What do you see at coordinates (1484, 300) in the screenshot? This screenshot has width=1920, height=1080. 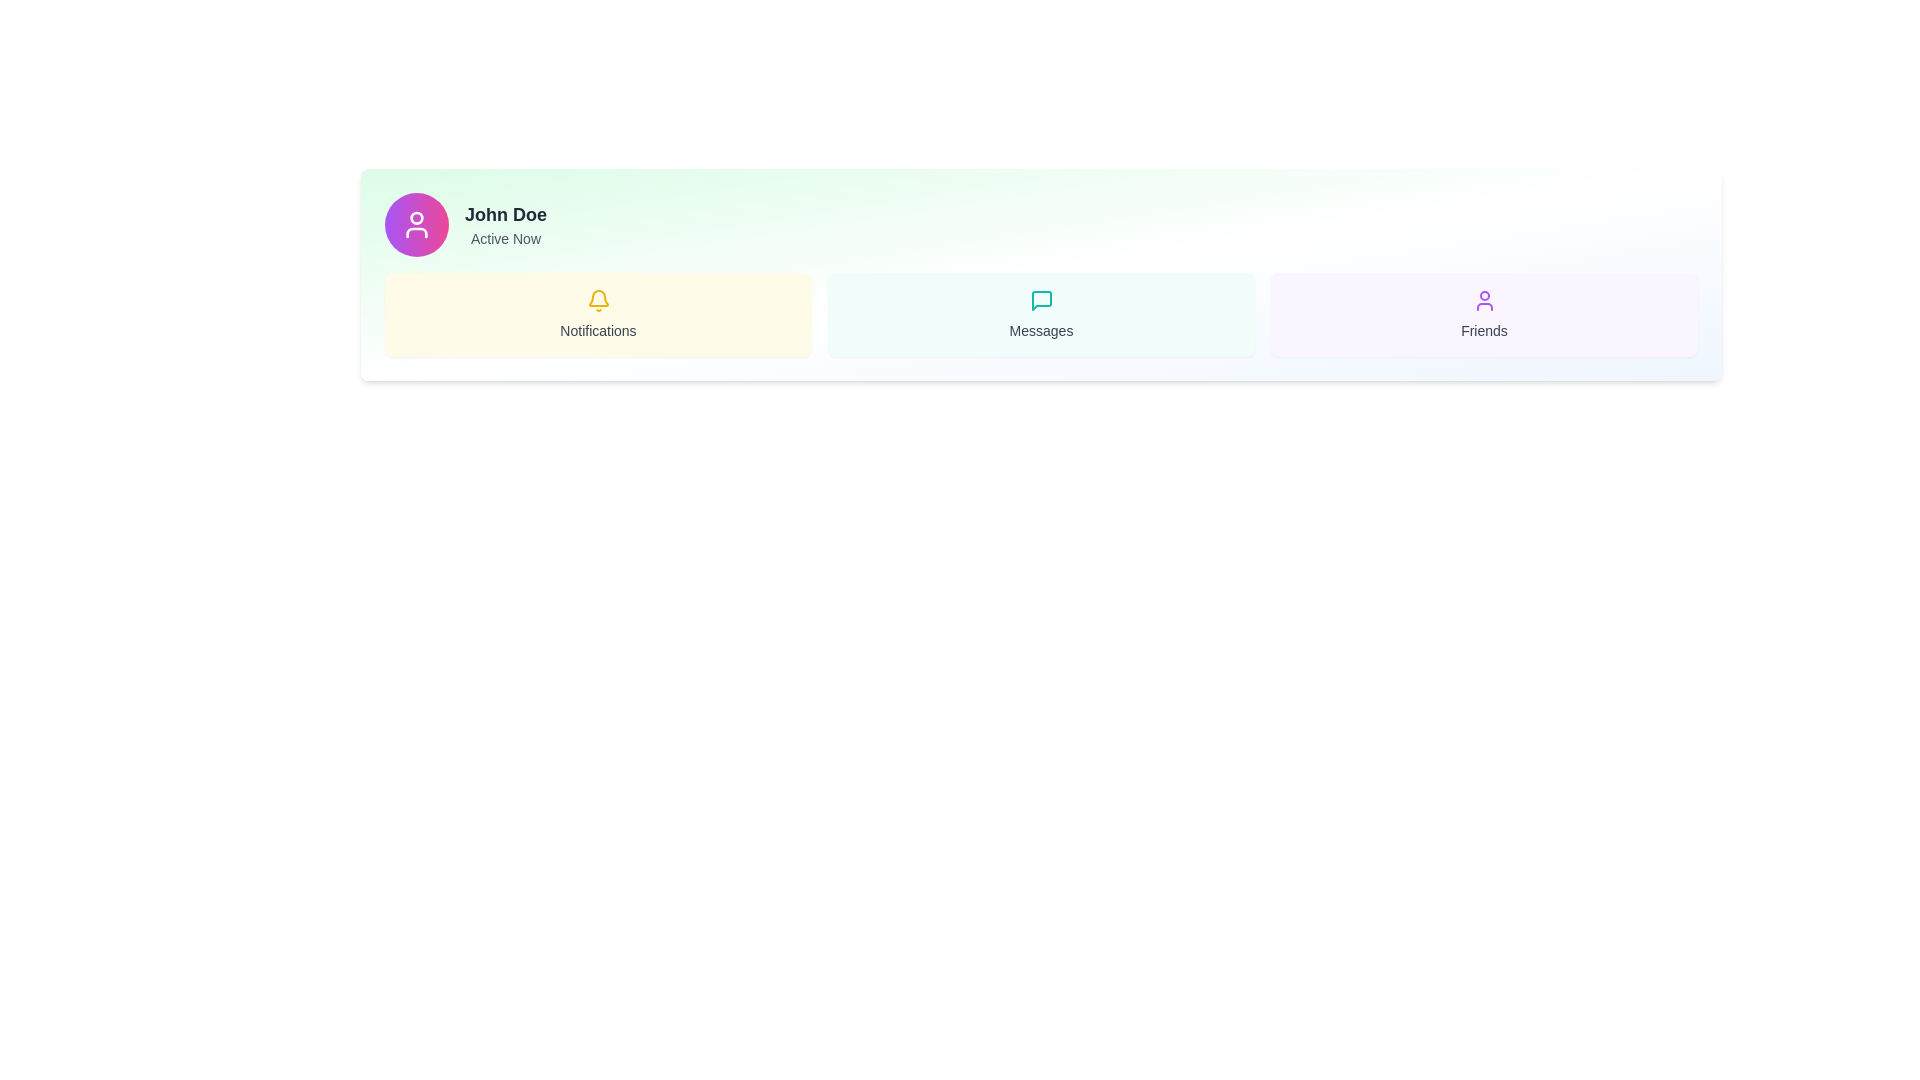 I see `the user silhouette icon with a purple outline located within the 'Friends' section, which has a light purple background and is identified by the 'Friends' label below it` at bounding box center [1484, 300].